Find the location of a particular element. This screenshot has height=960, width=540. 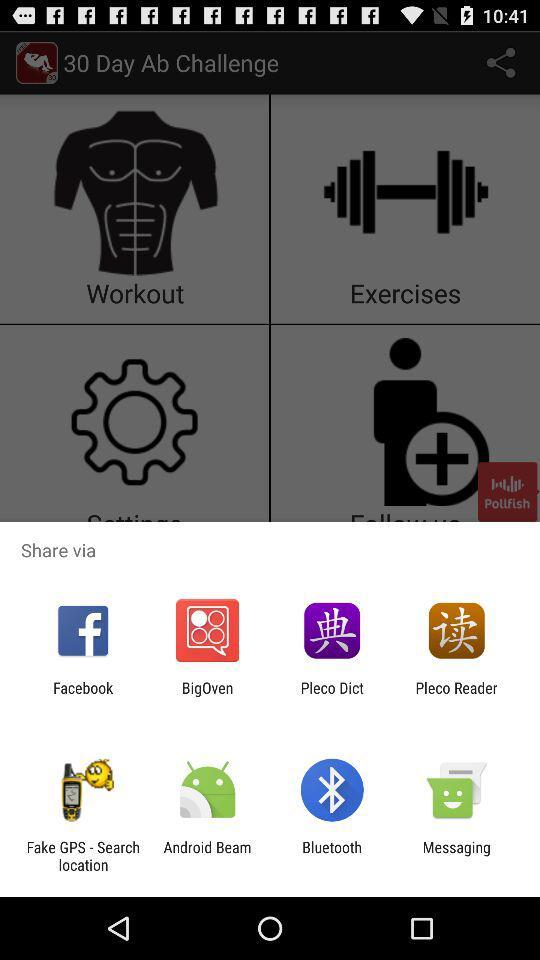

item to the right of the pleco dict item is located at coordinates (456, 696).